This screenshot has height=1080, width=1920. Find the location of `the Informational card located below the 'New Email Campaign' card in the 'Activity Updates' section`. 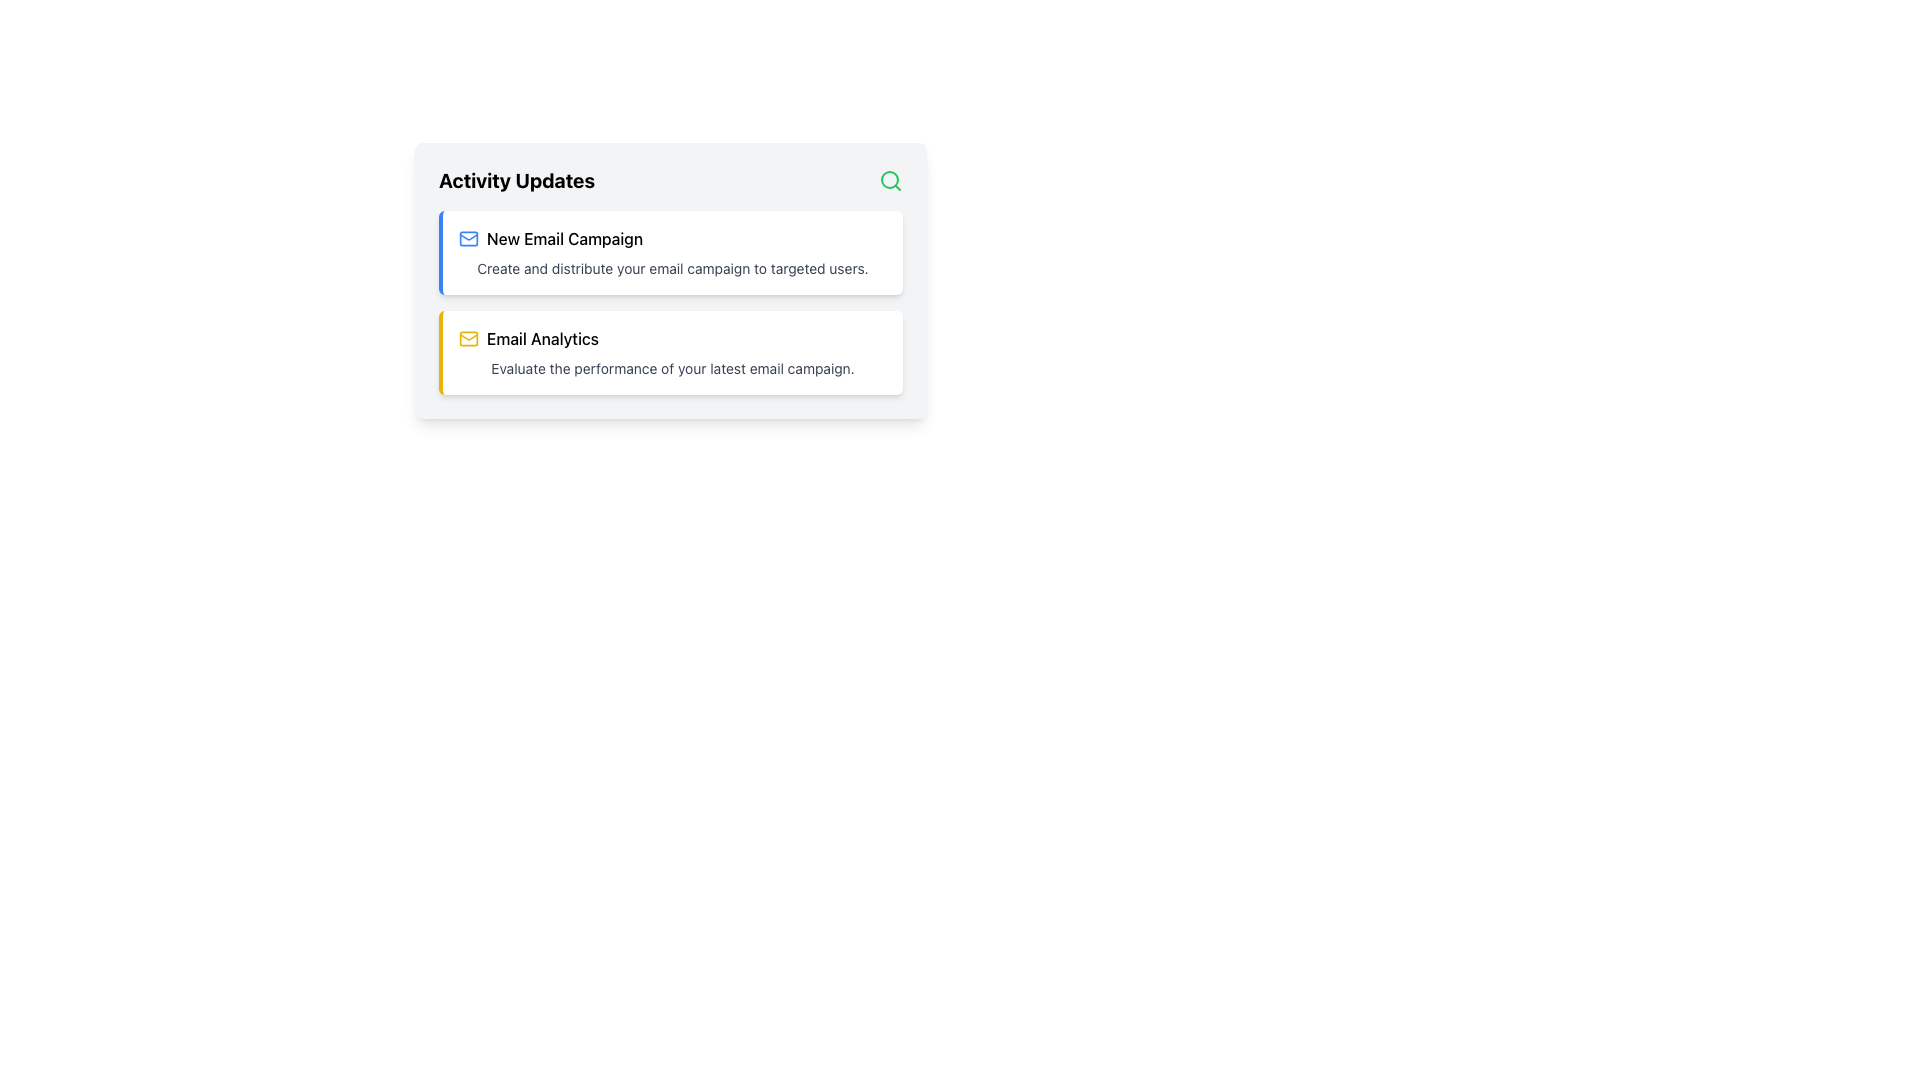

the Informational card located below the 'New Email Campaign' card in the 'Activity Updates' section is located at coordinates (671, 352).